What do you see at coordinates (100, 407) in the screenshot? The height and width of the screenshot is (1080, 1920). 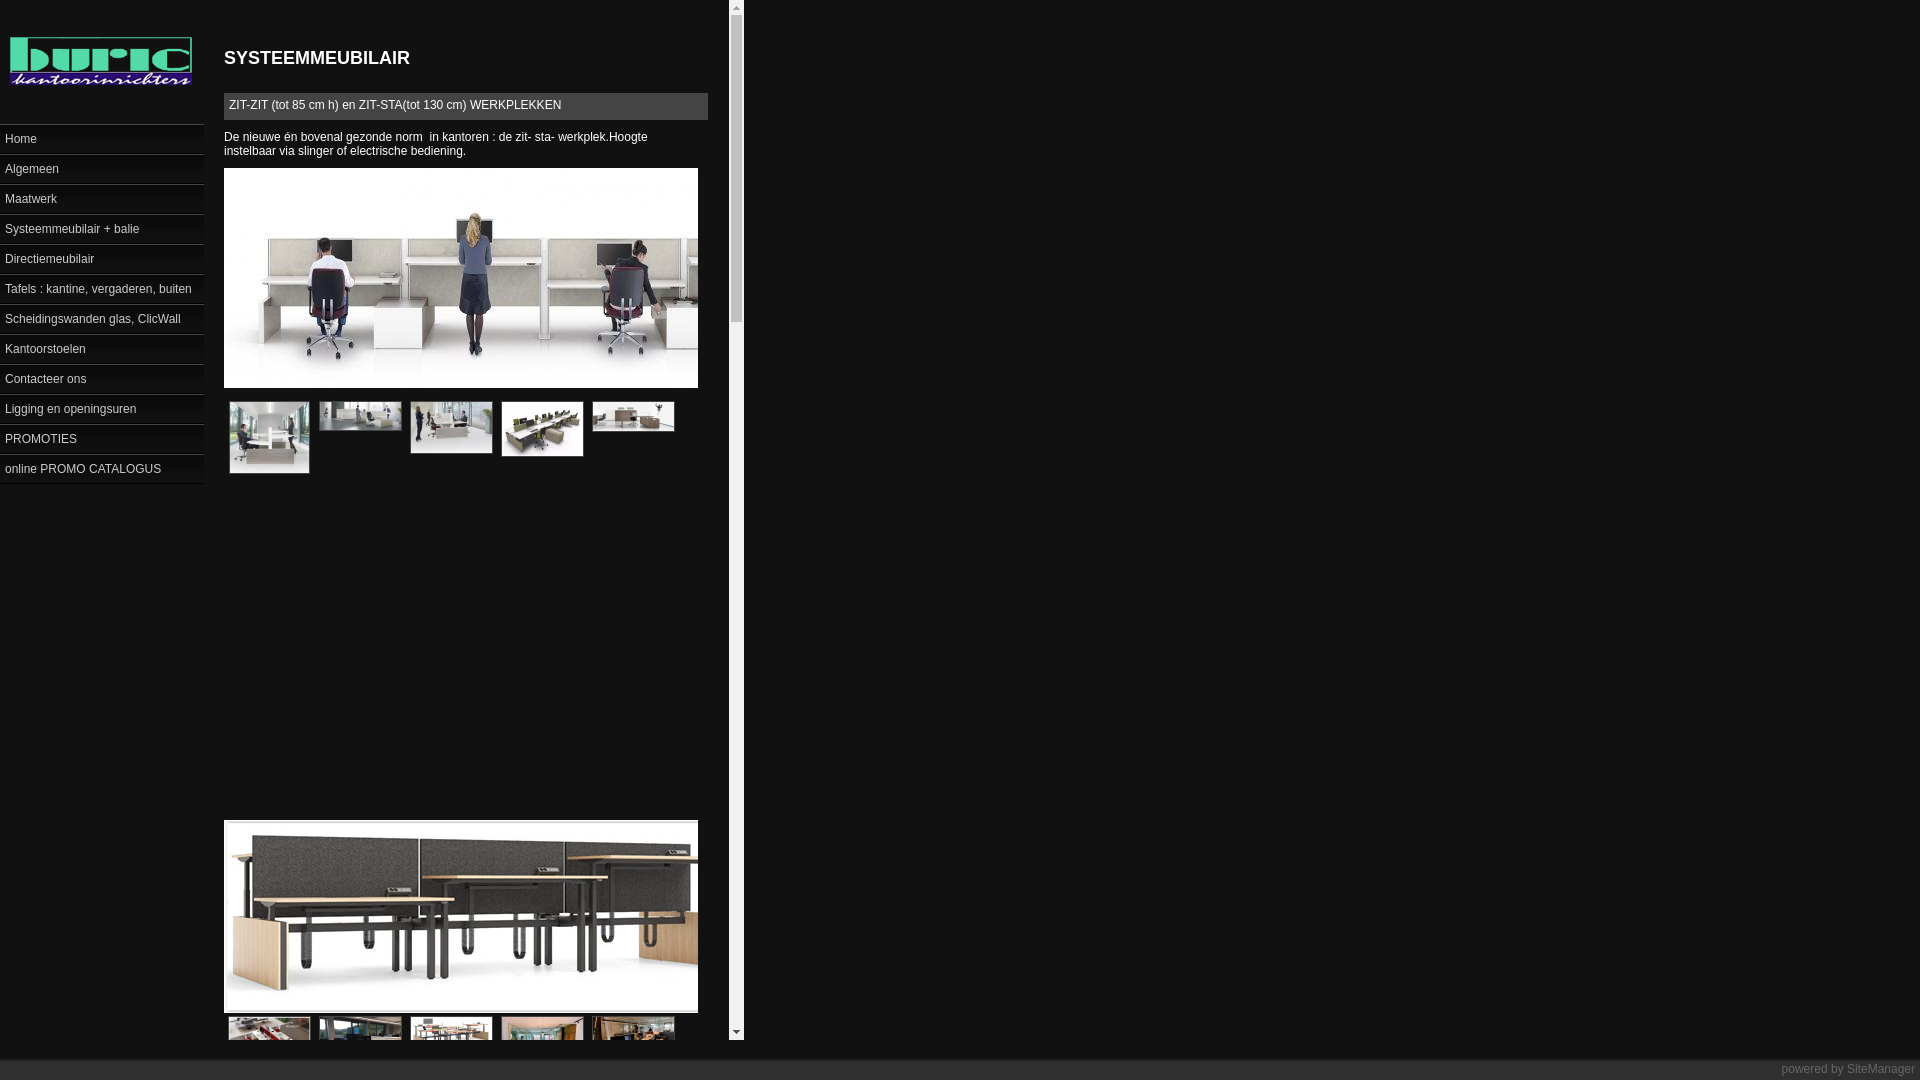 I see `'Ligging en openingsuren'` at bounding box center [100, 407].